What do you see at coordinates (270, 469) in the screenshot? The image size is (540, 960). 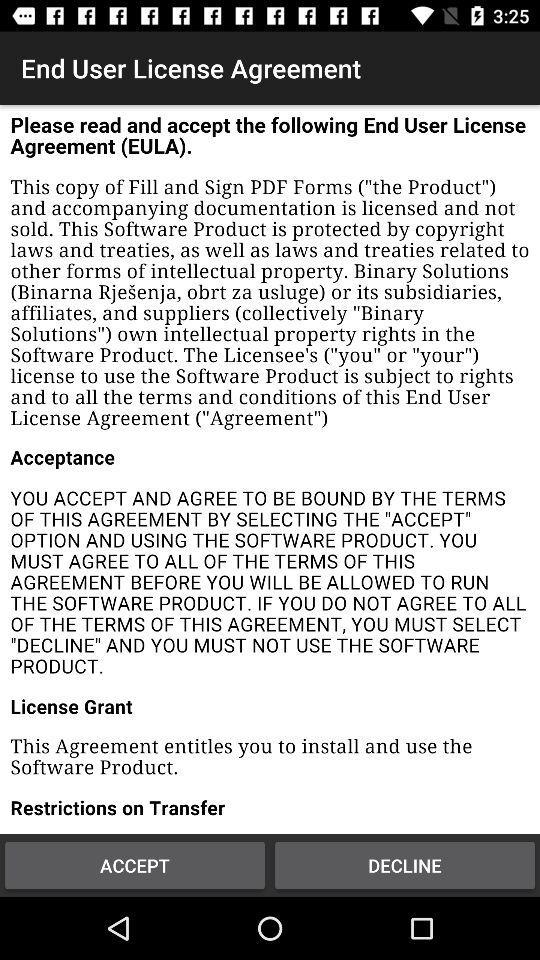 I see `advertisement` at bounding box center [270, 469].